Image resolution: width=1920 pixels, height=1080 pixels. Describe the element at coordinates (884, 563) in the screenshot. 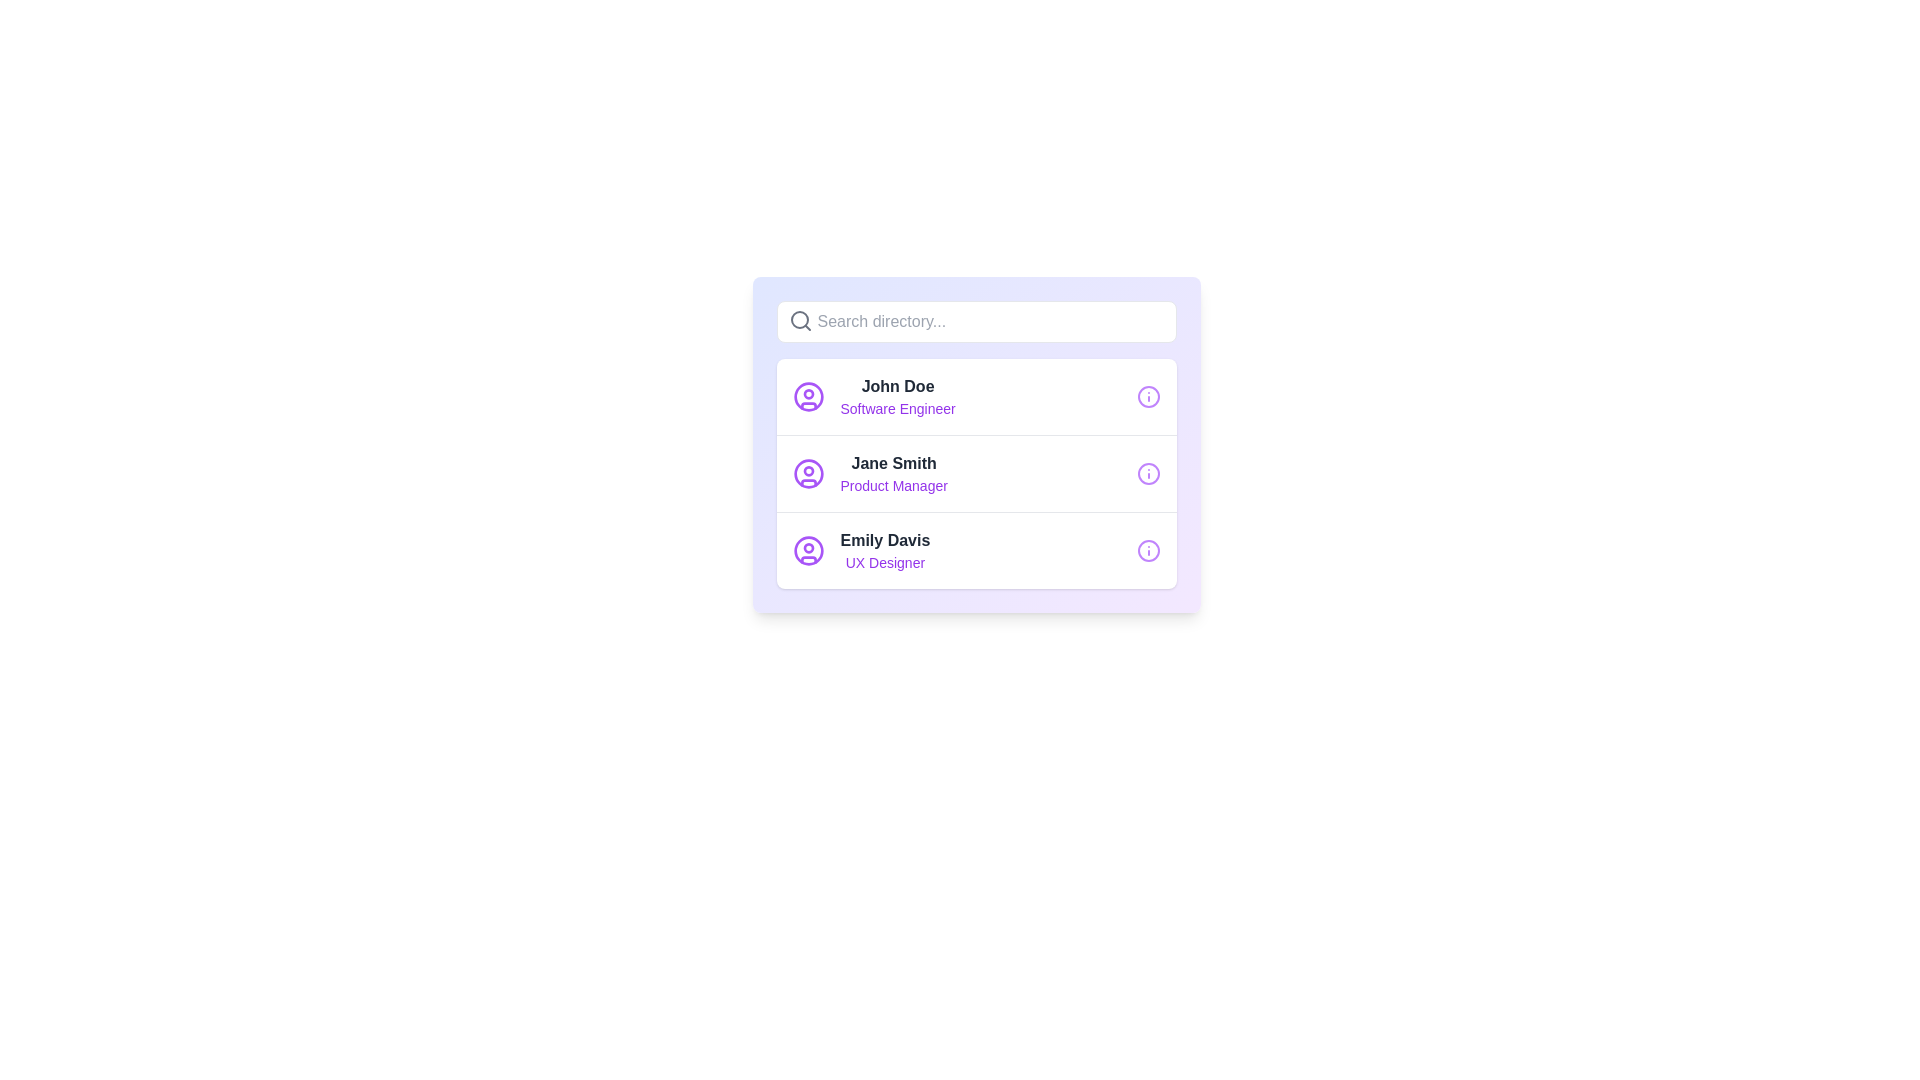

I see `text label that reads 'UX Designer' located below the name 'Emily Davis' in the profile list` at that location.